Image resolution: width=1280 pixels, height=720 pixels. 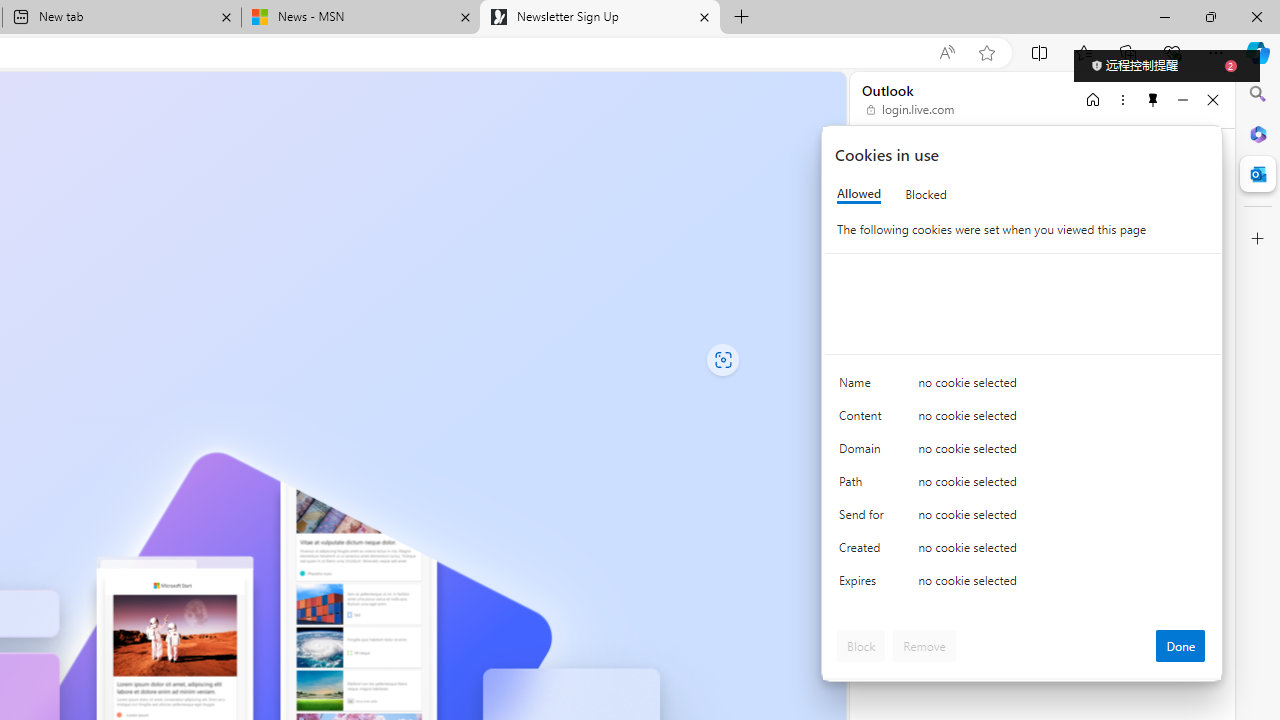 I want to click on 'Name', so click(x=865, y=387).